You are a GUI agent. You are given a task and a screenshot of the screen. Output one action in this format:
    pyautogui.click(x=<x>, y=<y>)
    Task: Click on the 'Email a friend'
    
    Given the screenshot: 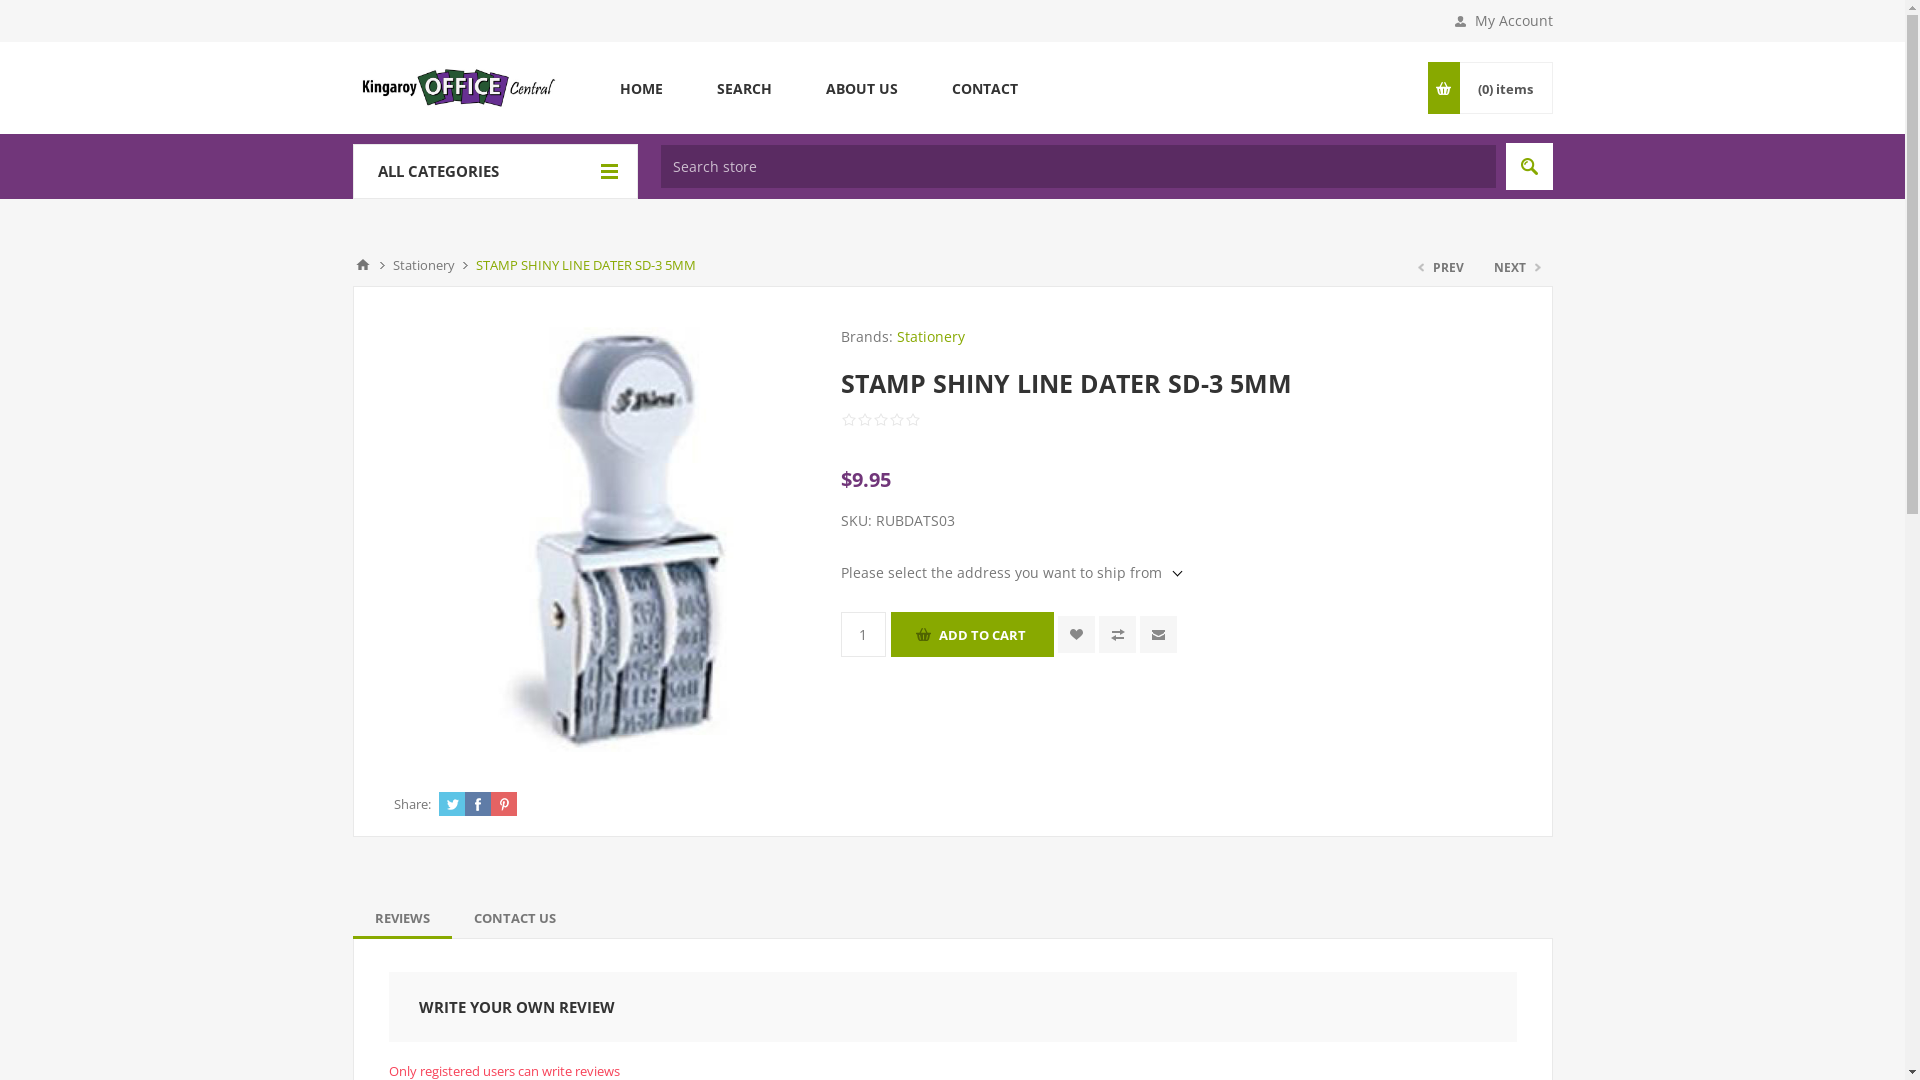 What is the action you would take?
    pyautogui.click(x=1158, y=634)
    